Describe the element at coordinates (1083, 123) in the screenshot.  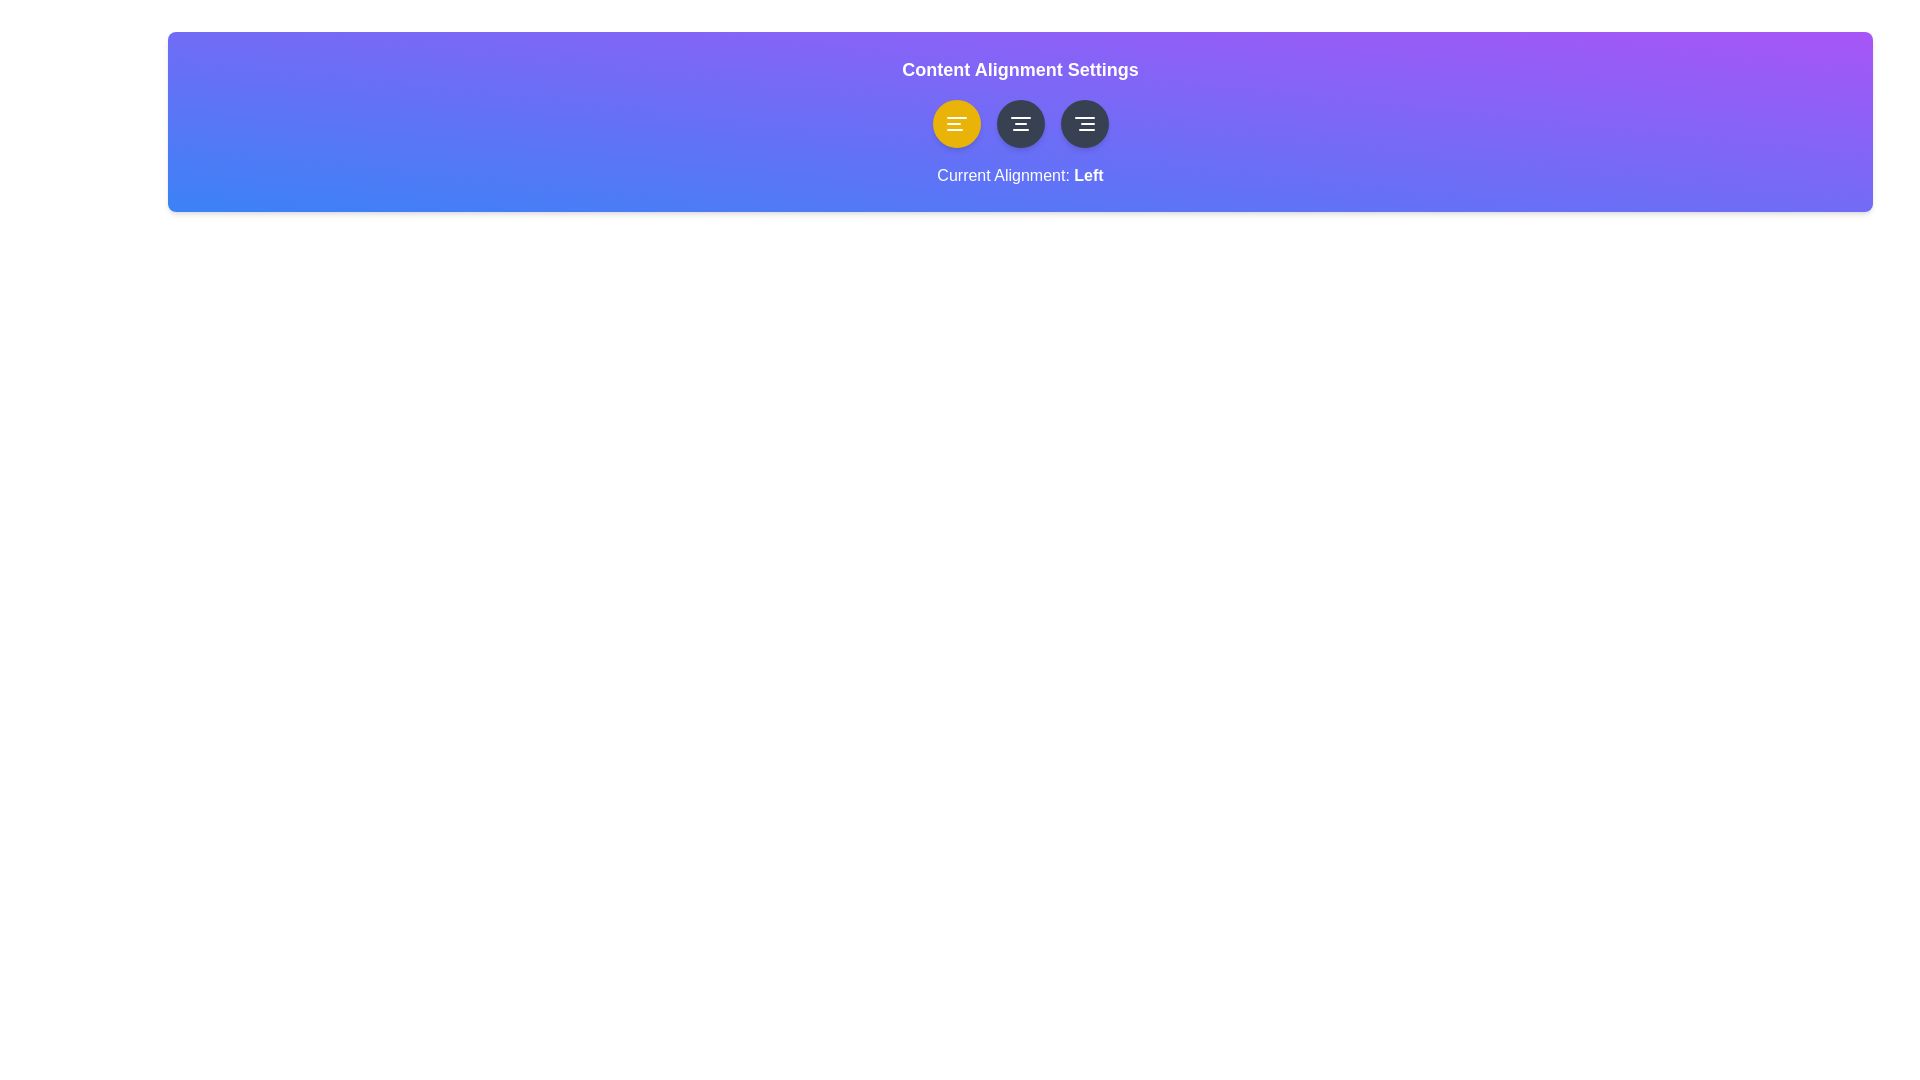
I see `the button corresponding to right` at that location.